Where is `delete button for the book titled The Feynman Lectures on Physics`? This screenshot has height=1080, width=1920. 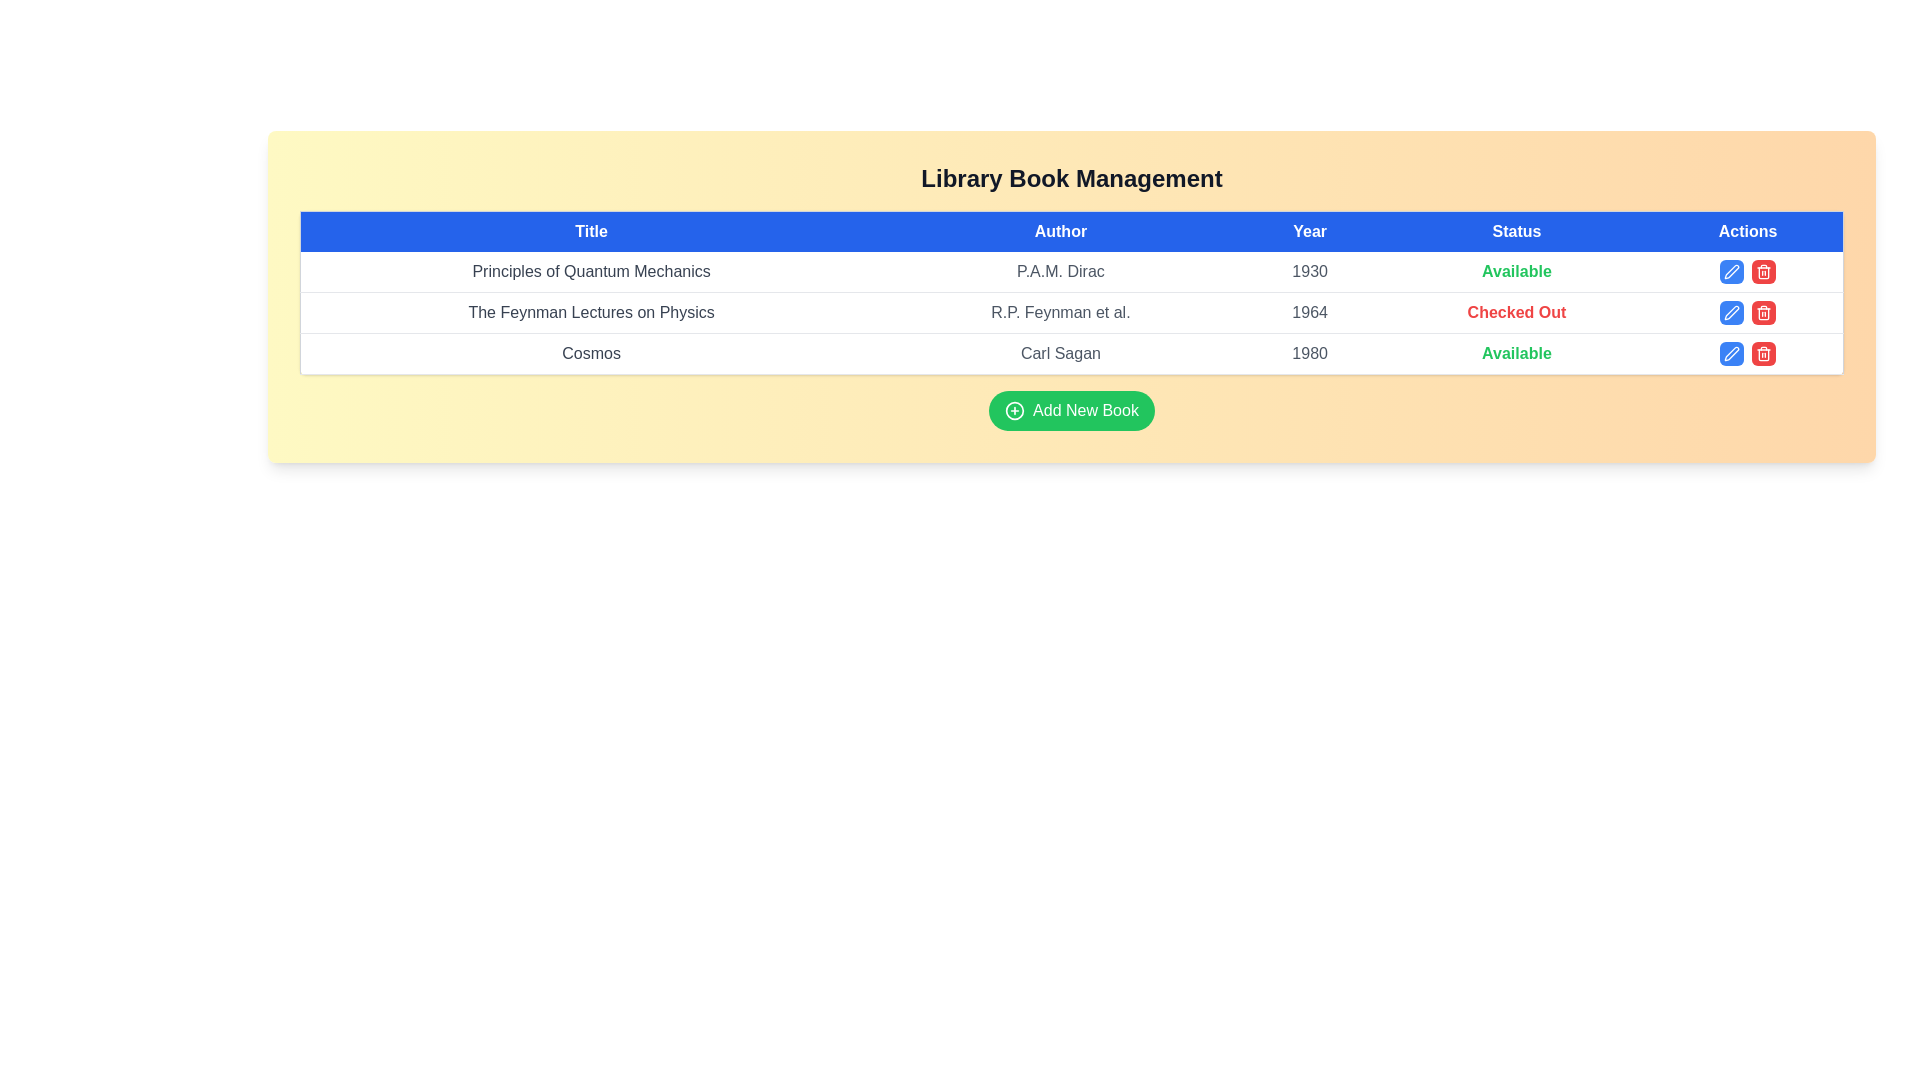
delete button for the book titled The Feynman Lectures on Physics is located at coordinates (1764, 312).